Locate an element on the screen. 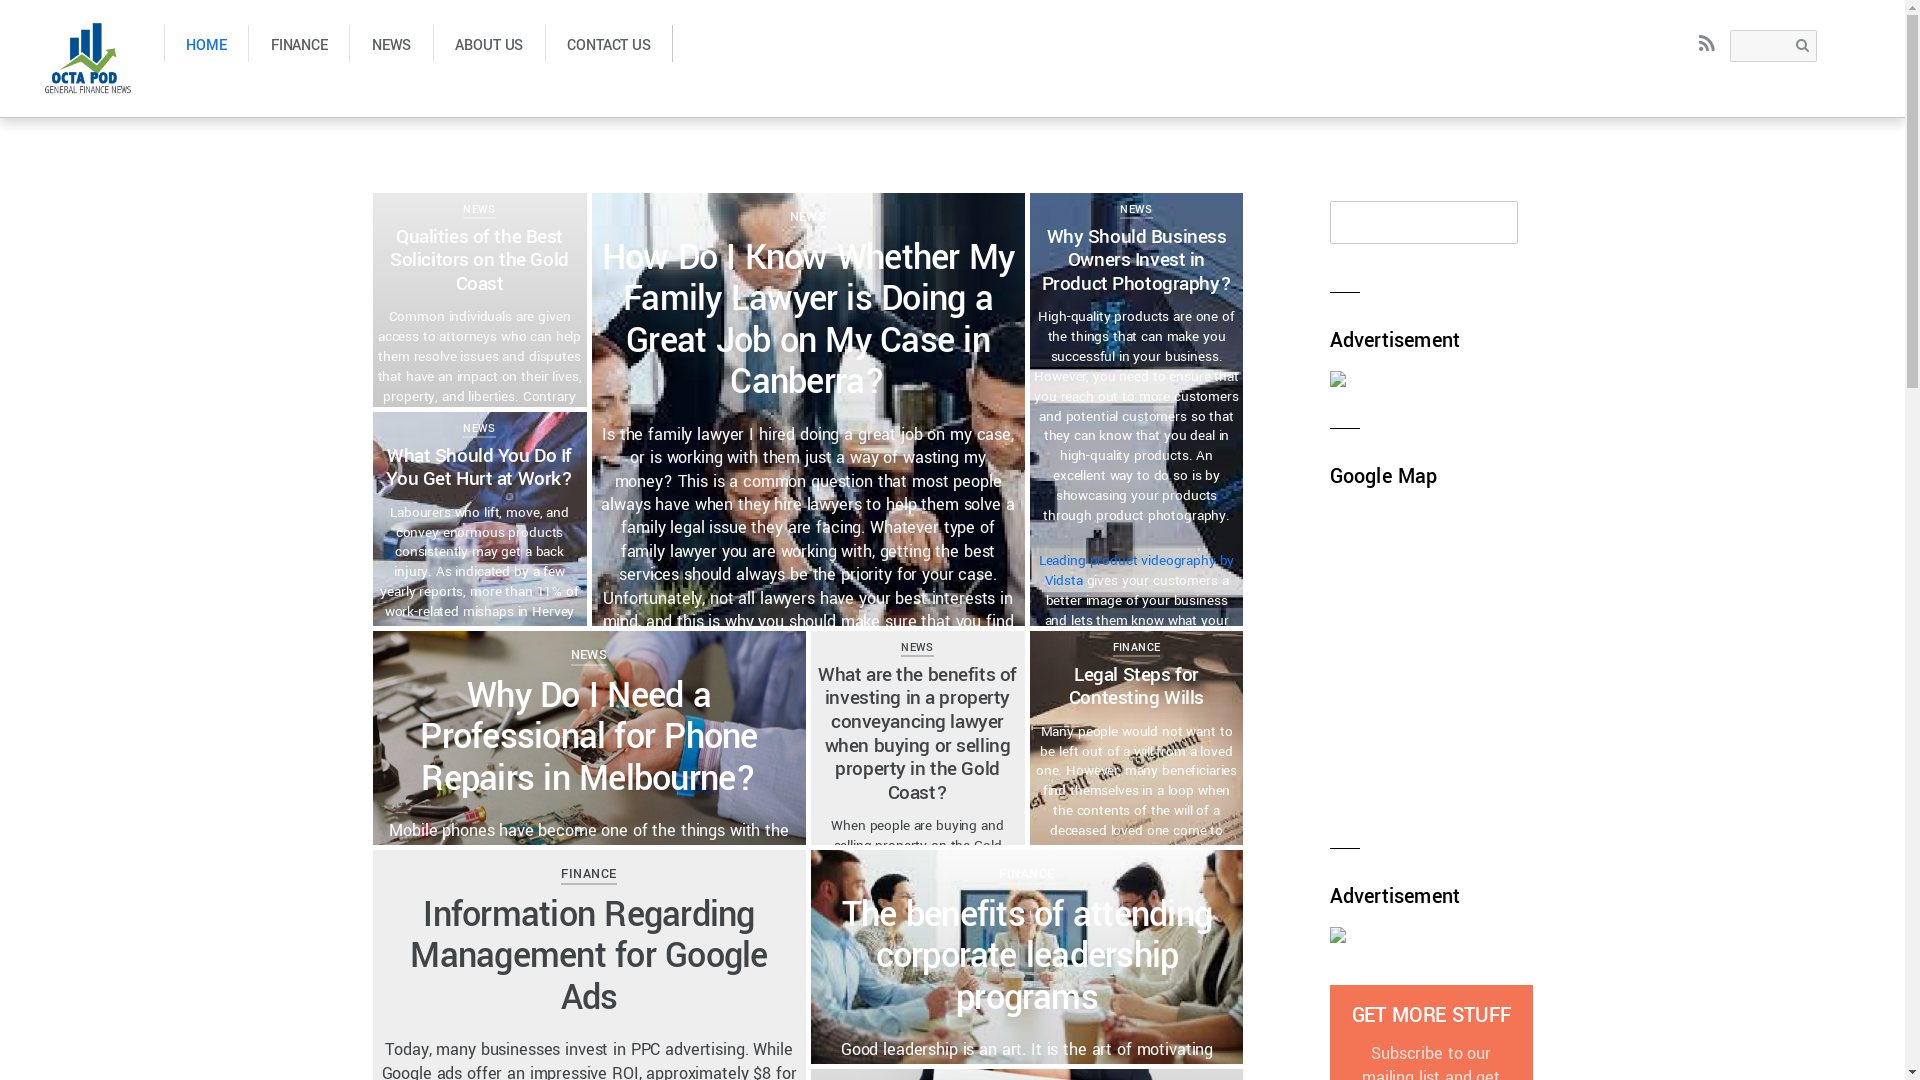  'NEWS' is located at coordinates (915, 647).